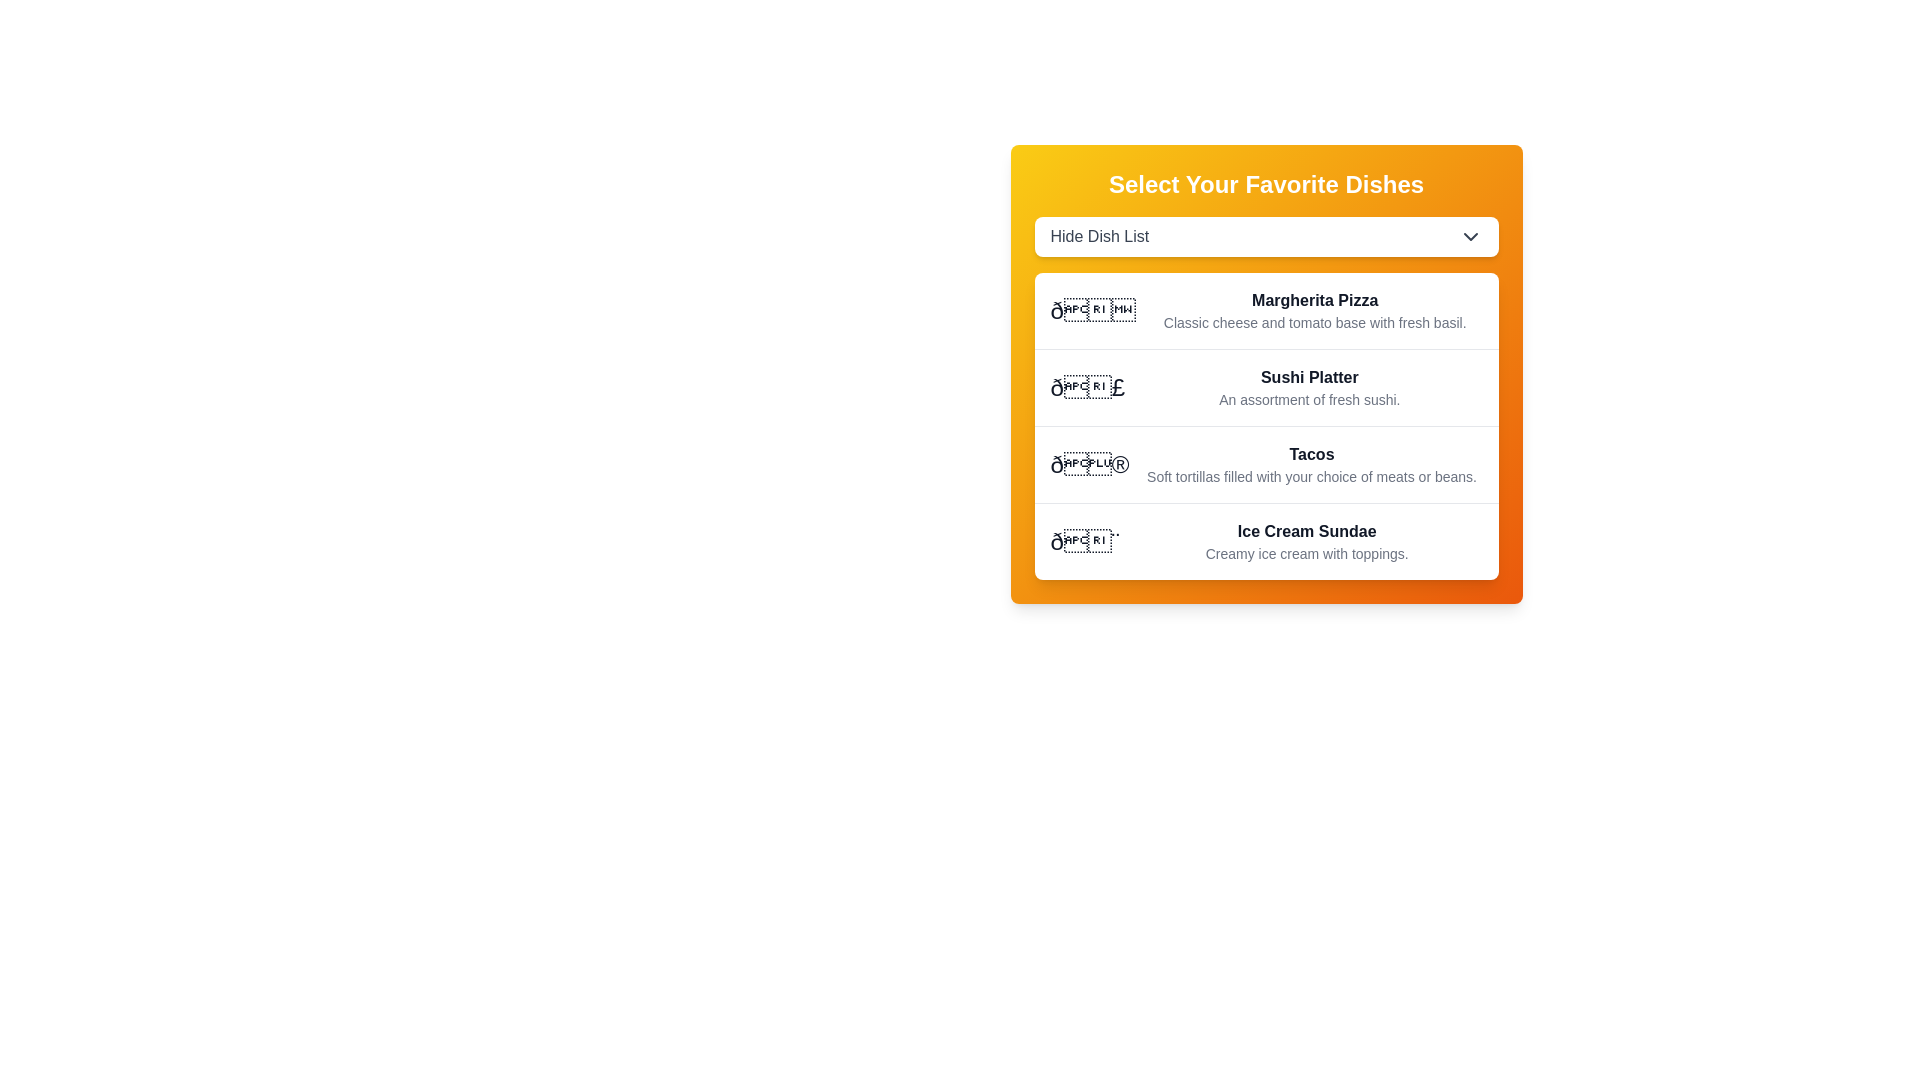 The width and height of the screenshot is (1920, 1080). Describe the element at coordinates (1307, 542) in the screenshot. I see `the informative text group titled 'Ice Cream Sundae'` at that location.